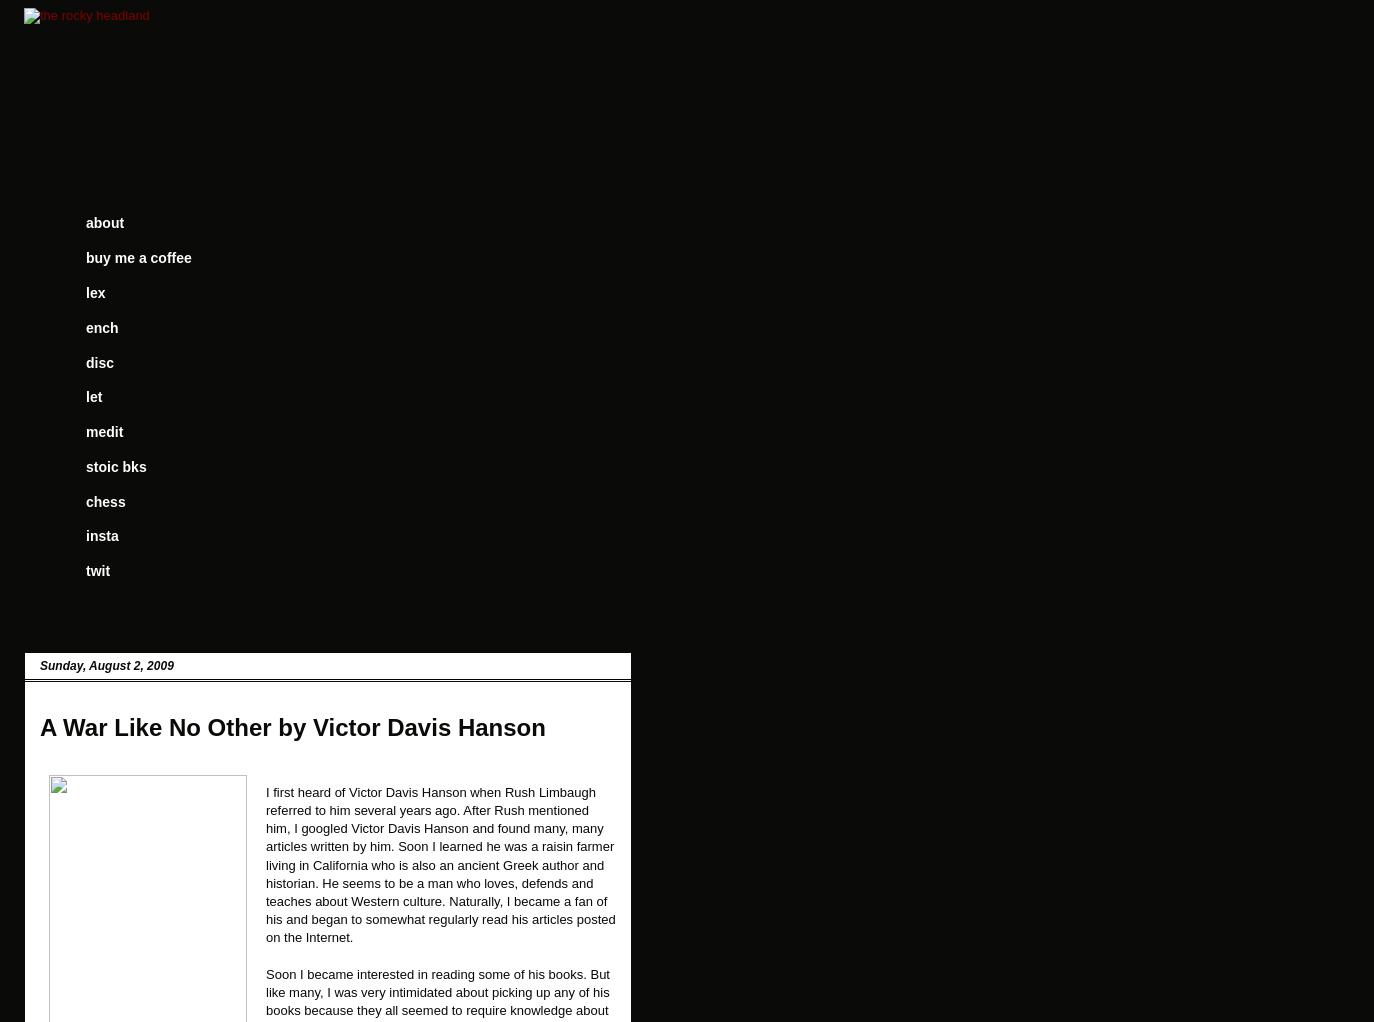 The image size is (1374, 1022). I want to click on 'ench', so click(100, 326).